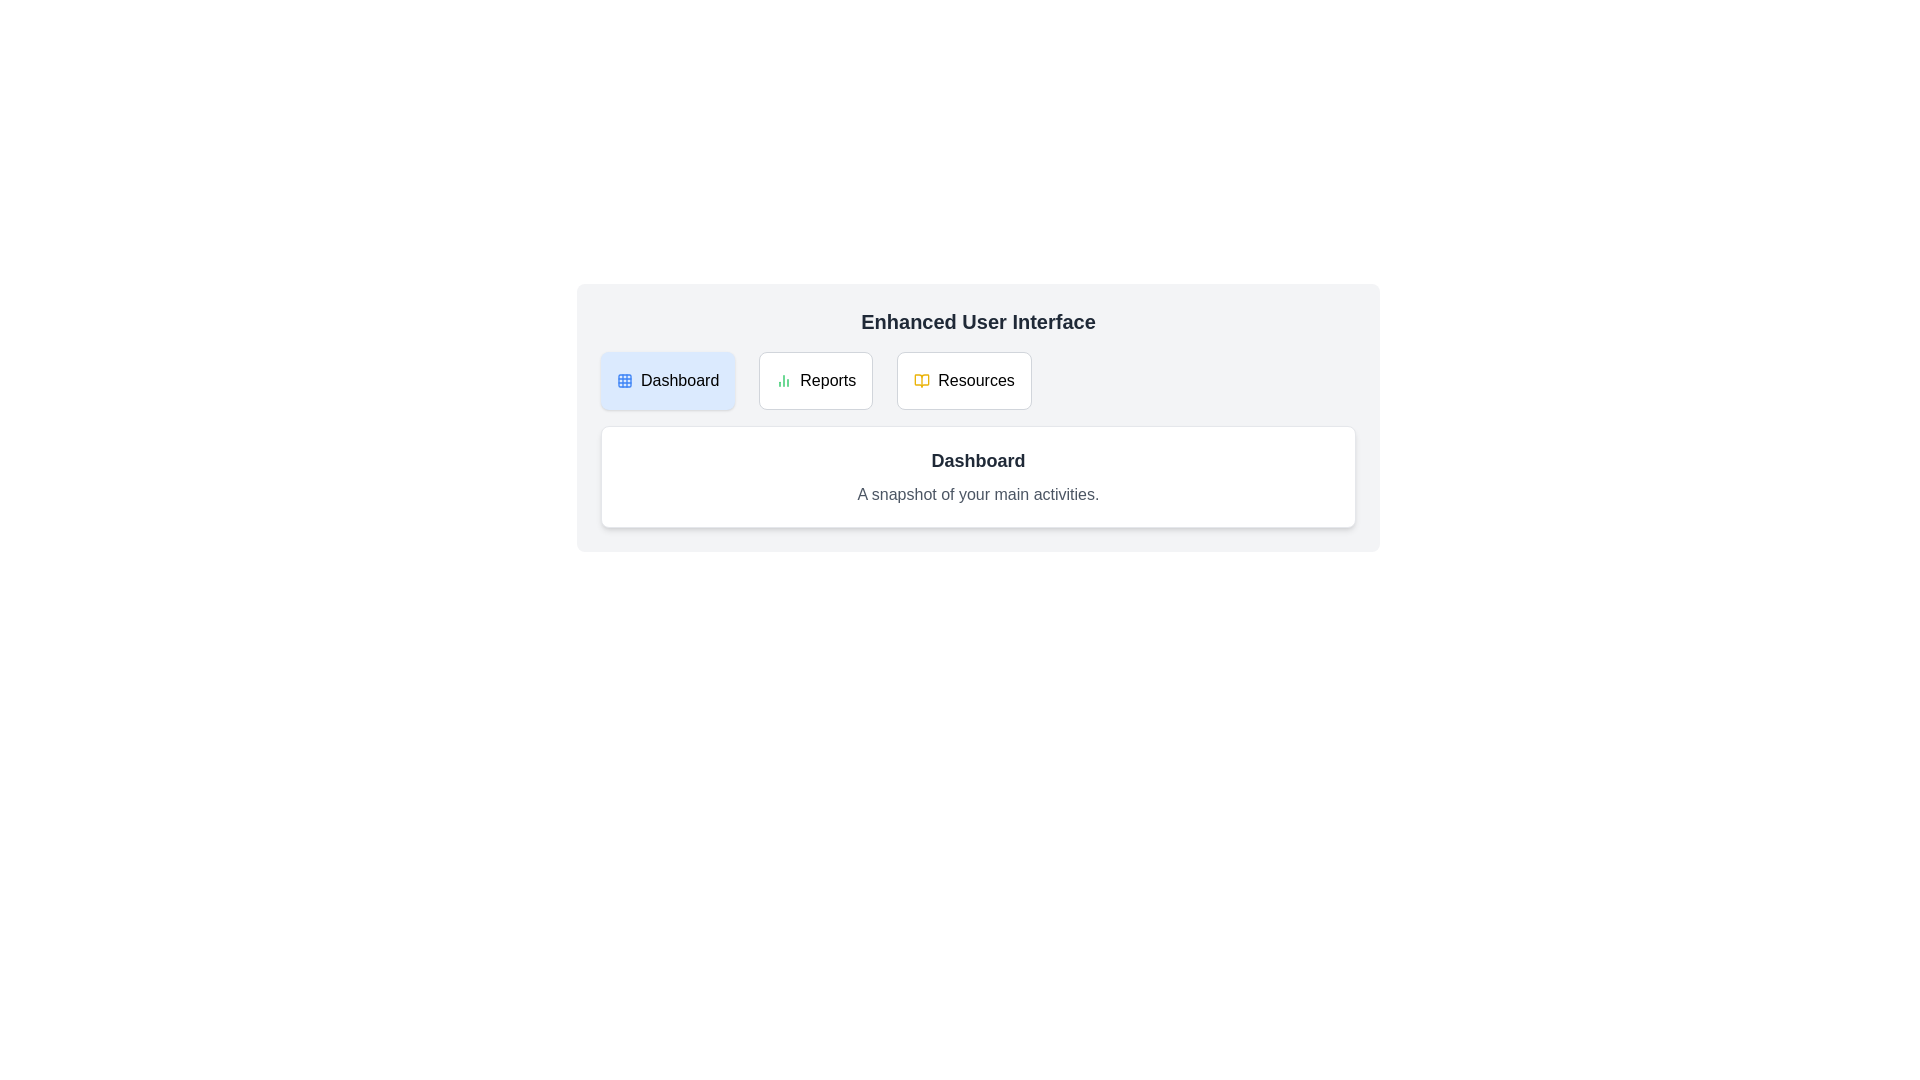 The width and height of the screenshot is (1920, 1080). Describe the element at coordinates (667, 381) in the screenshot. I see `the tab labeled Dashboard` at that location.